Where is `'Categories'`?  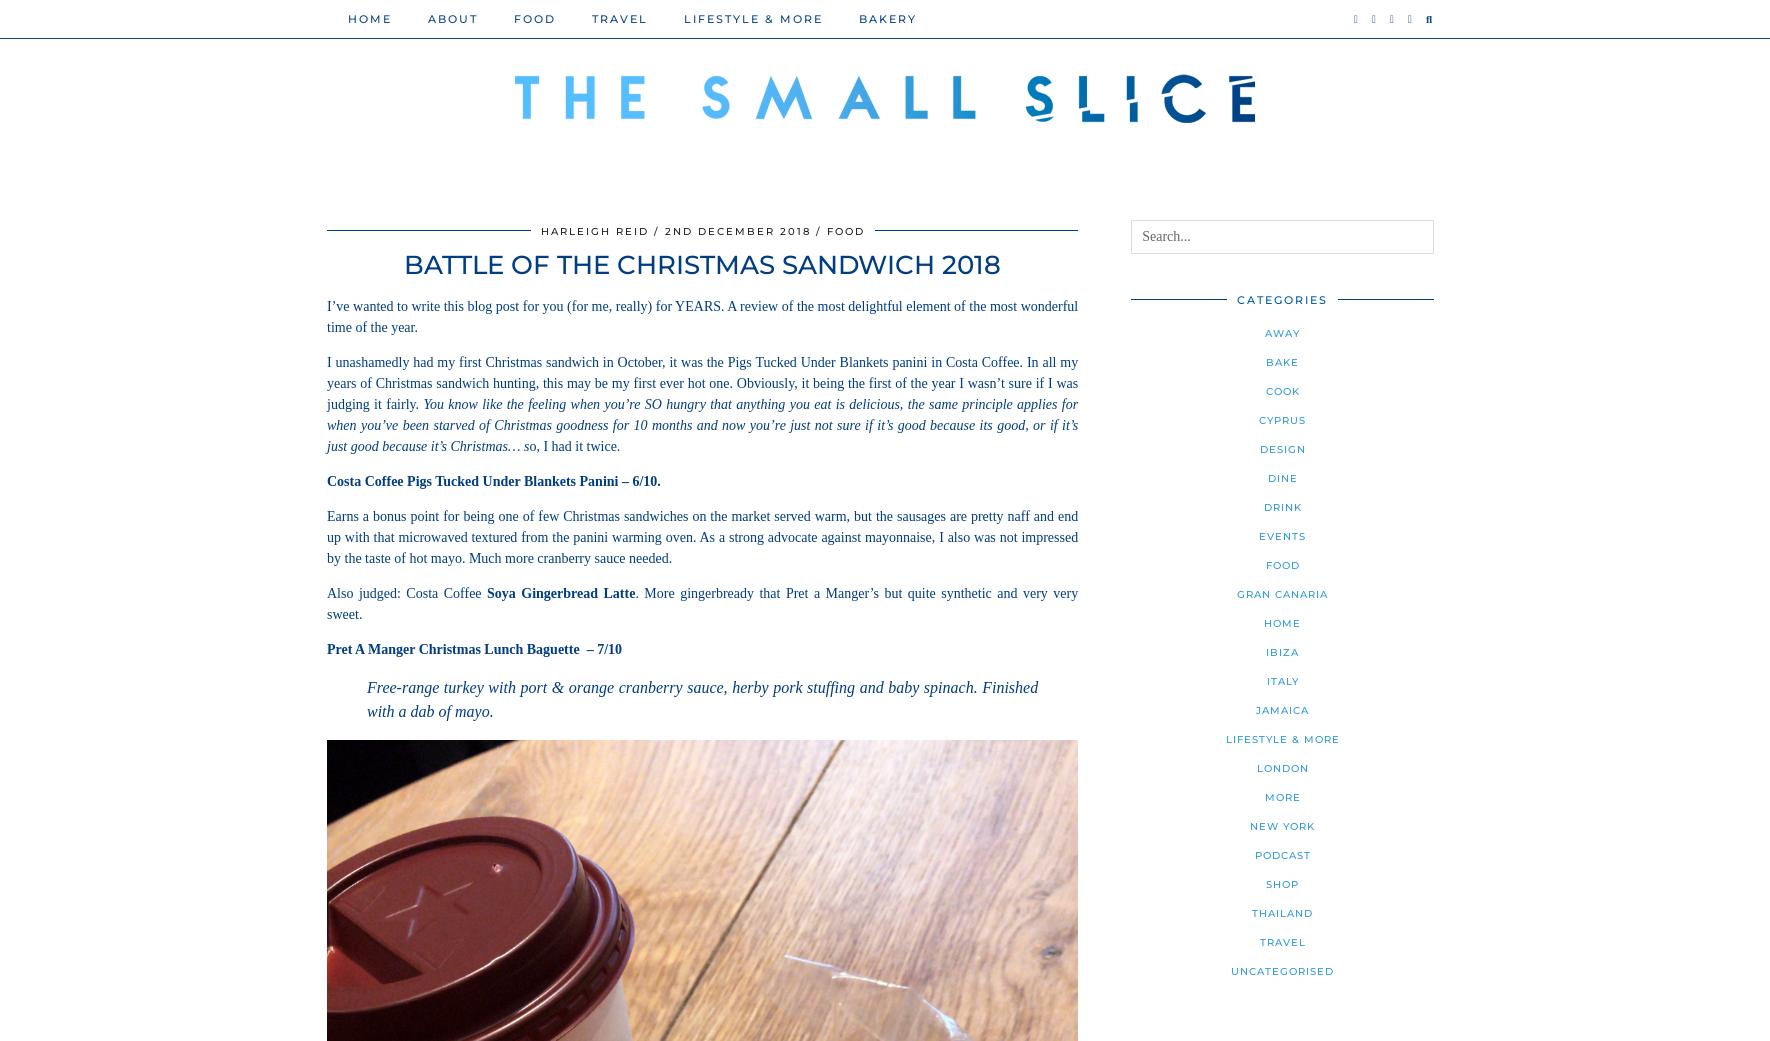
'Categories' is located at coordinates (1281, 299).